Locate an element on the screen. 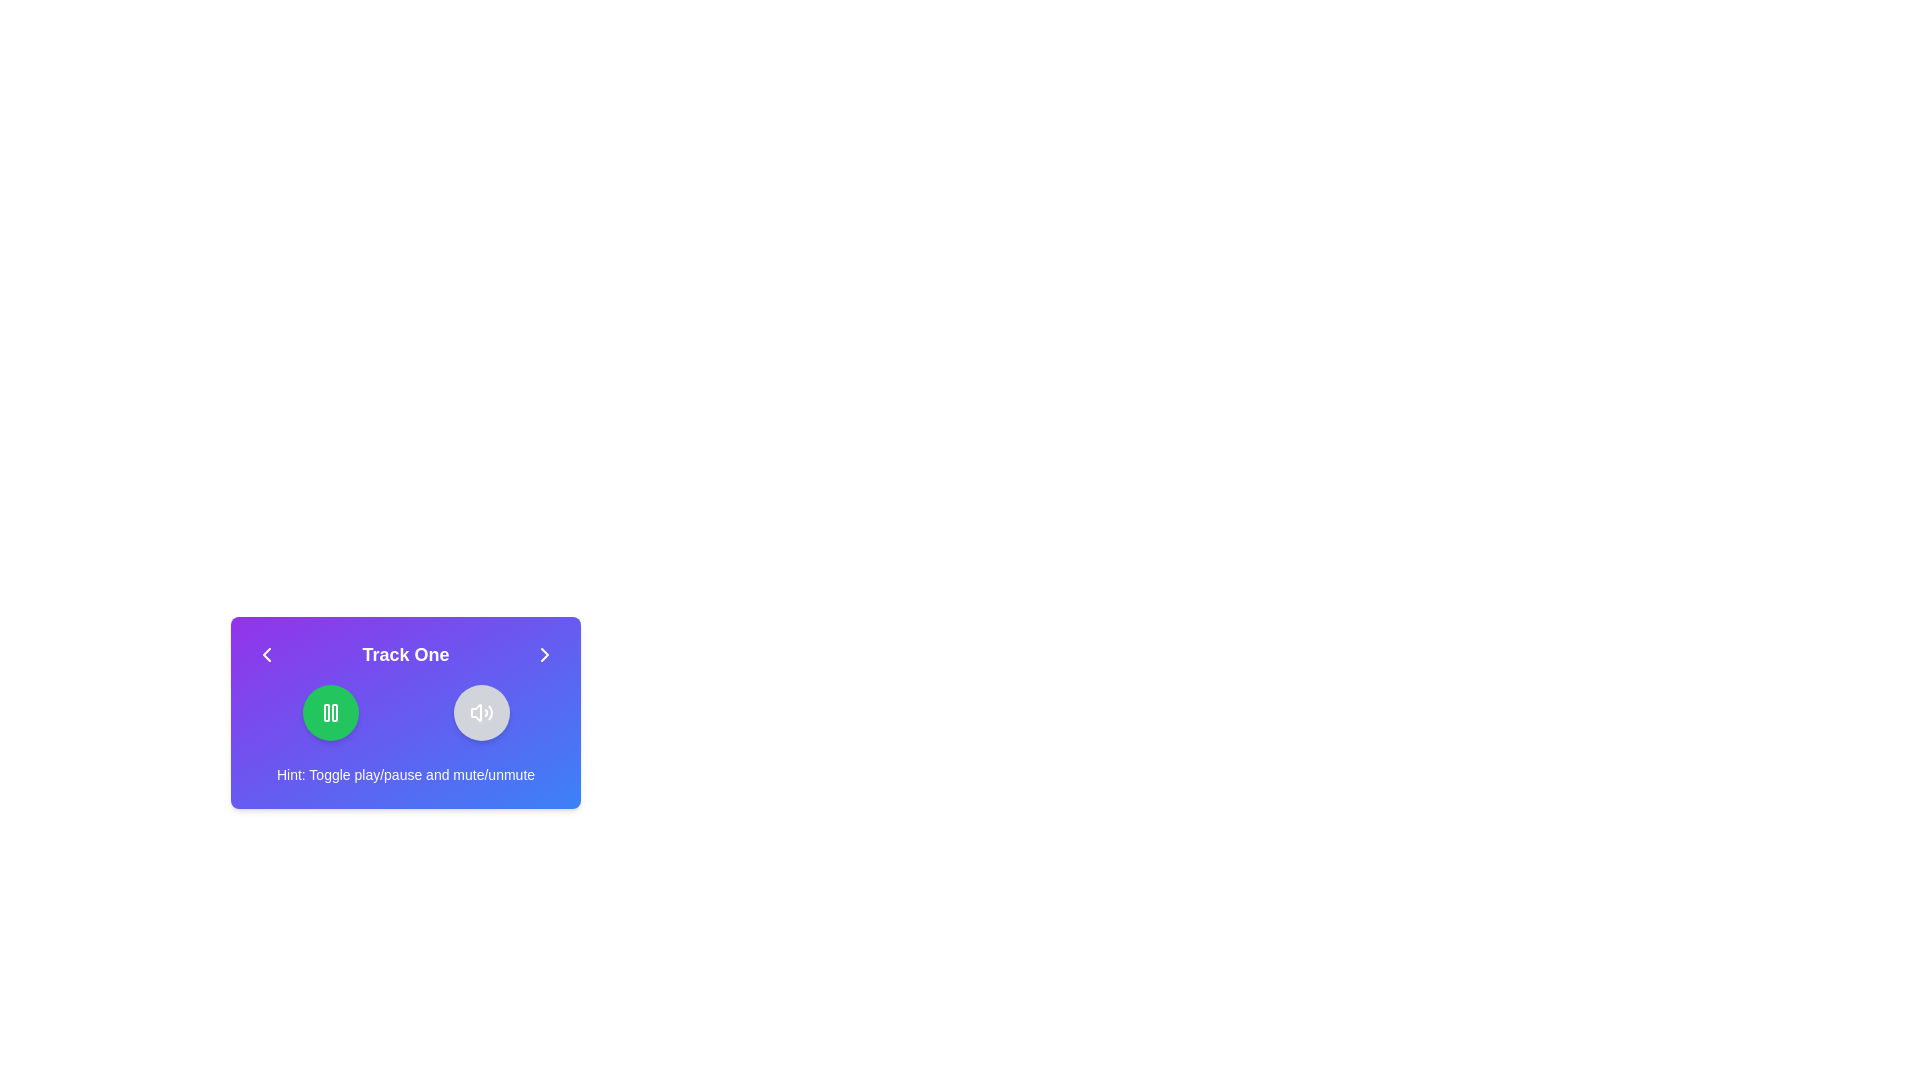  the central green circular pause button icon located to the left of the gray circular button is located at coordinates (330, 712).